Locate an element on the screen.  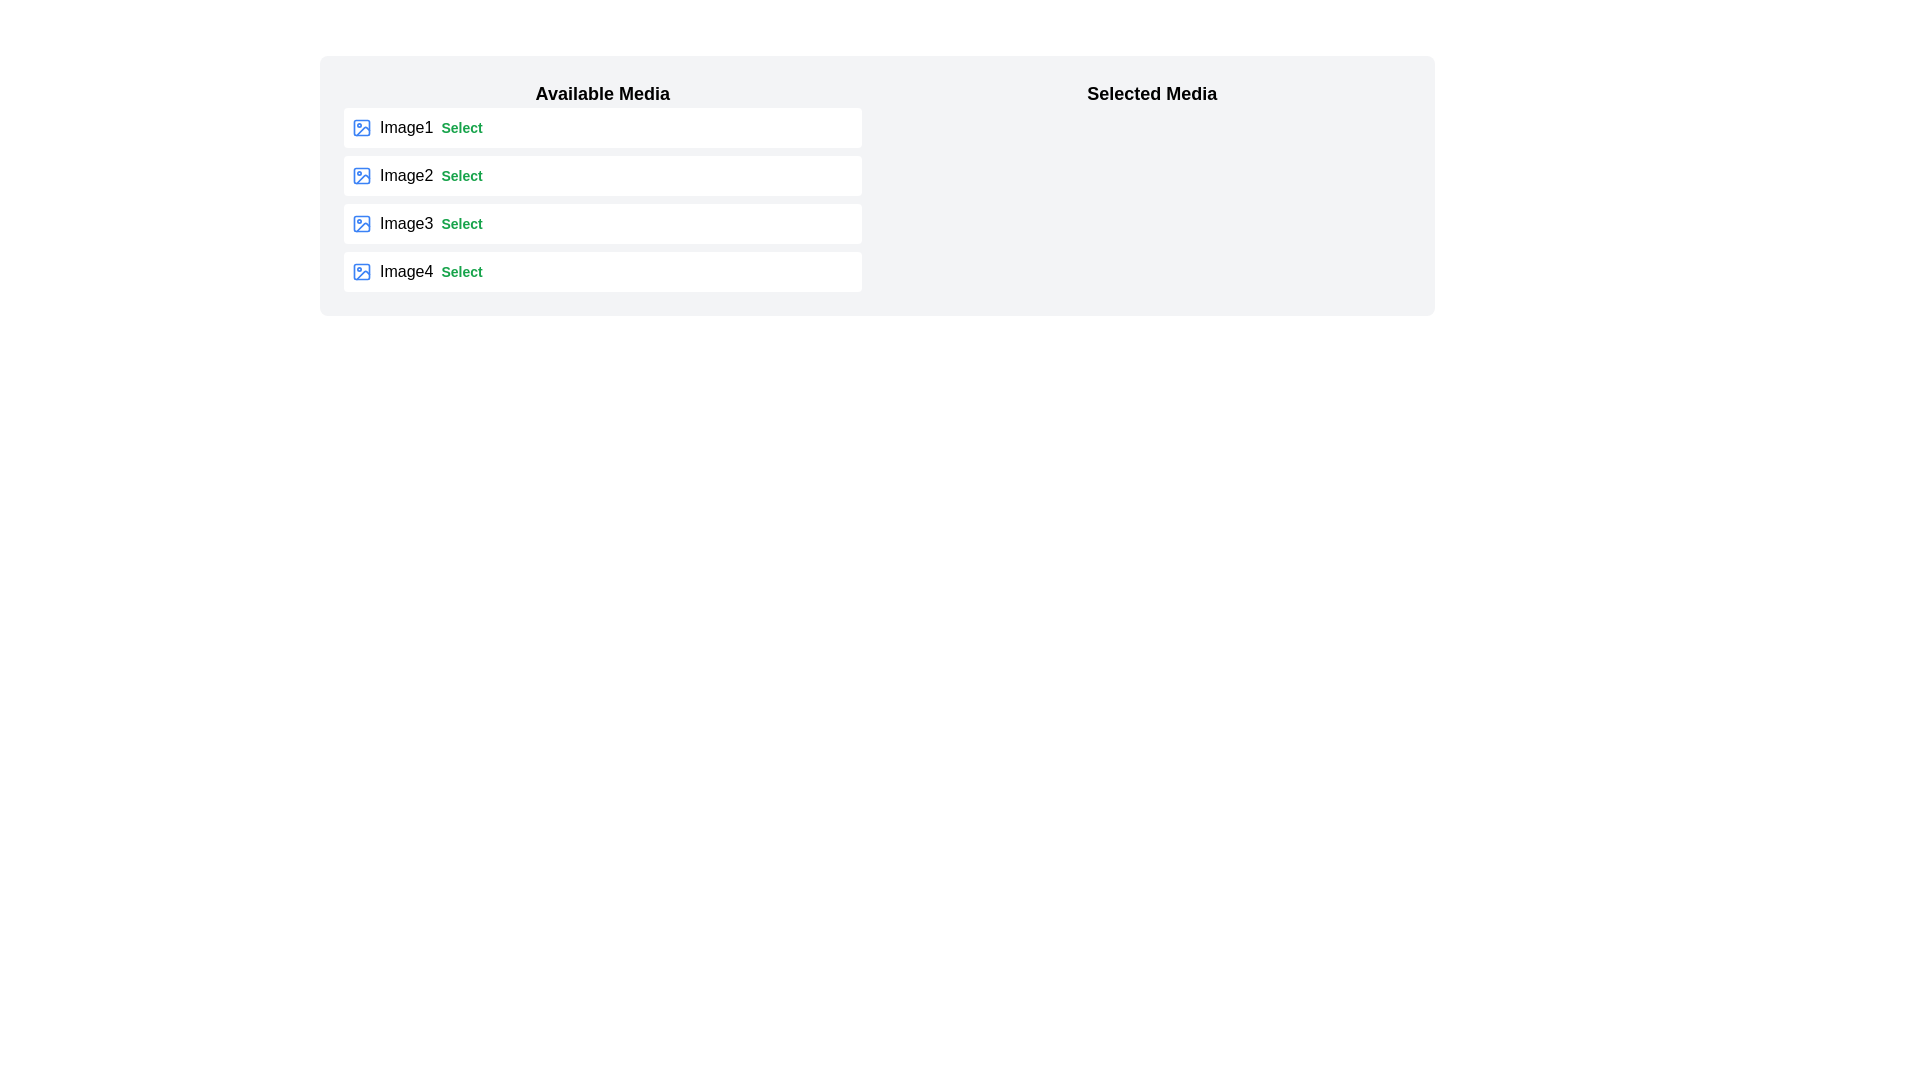
the second Text Label in the 'Available Media' section, which identifies a media item in the list is located at coordinates (405, 175).